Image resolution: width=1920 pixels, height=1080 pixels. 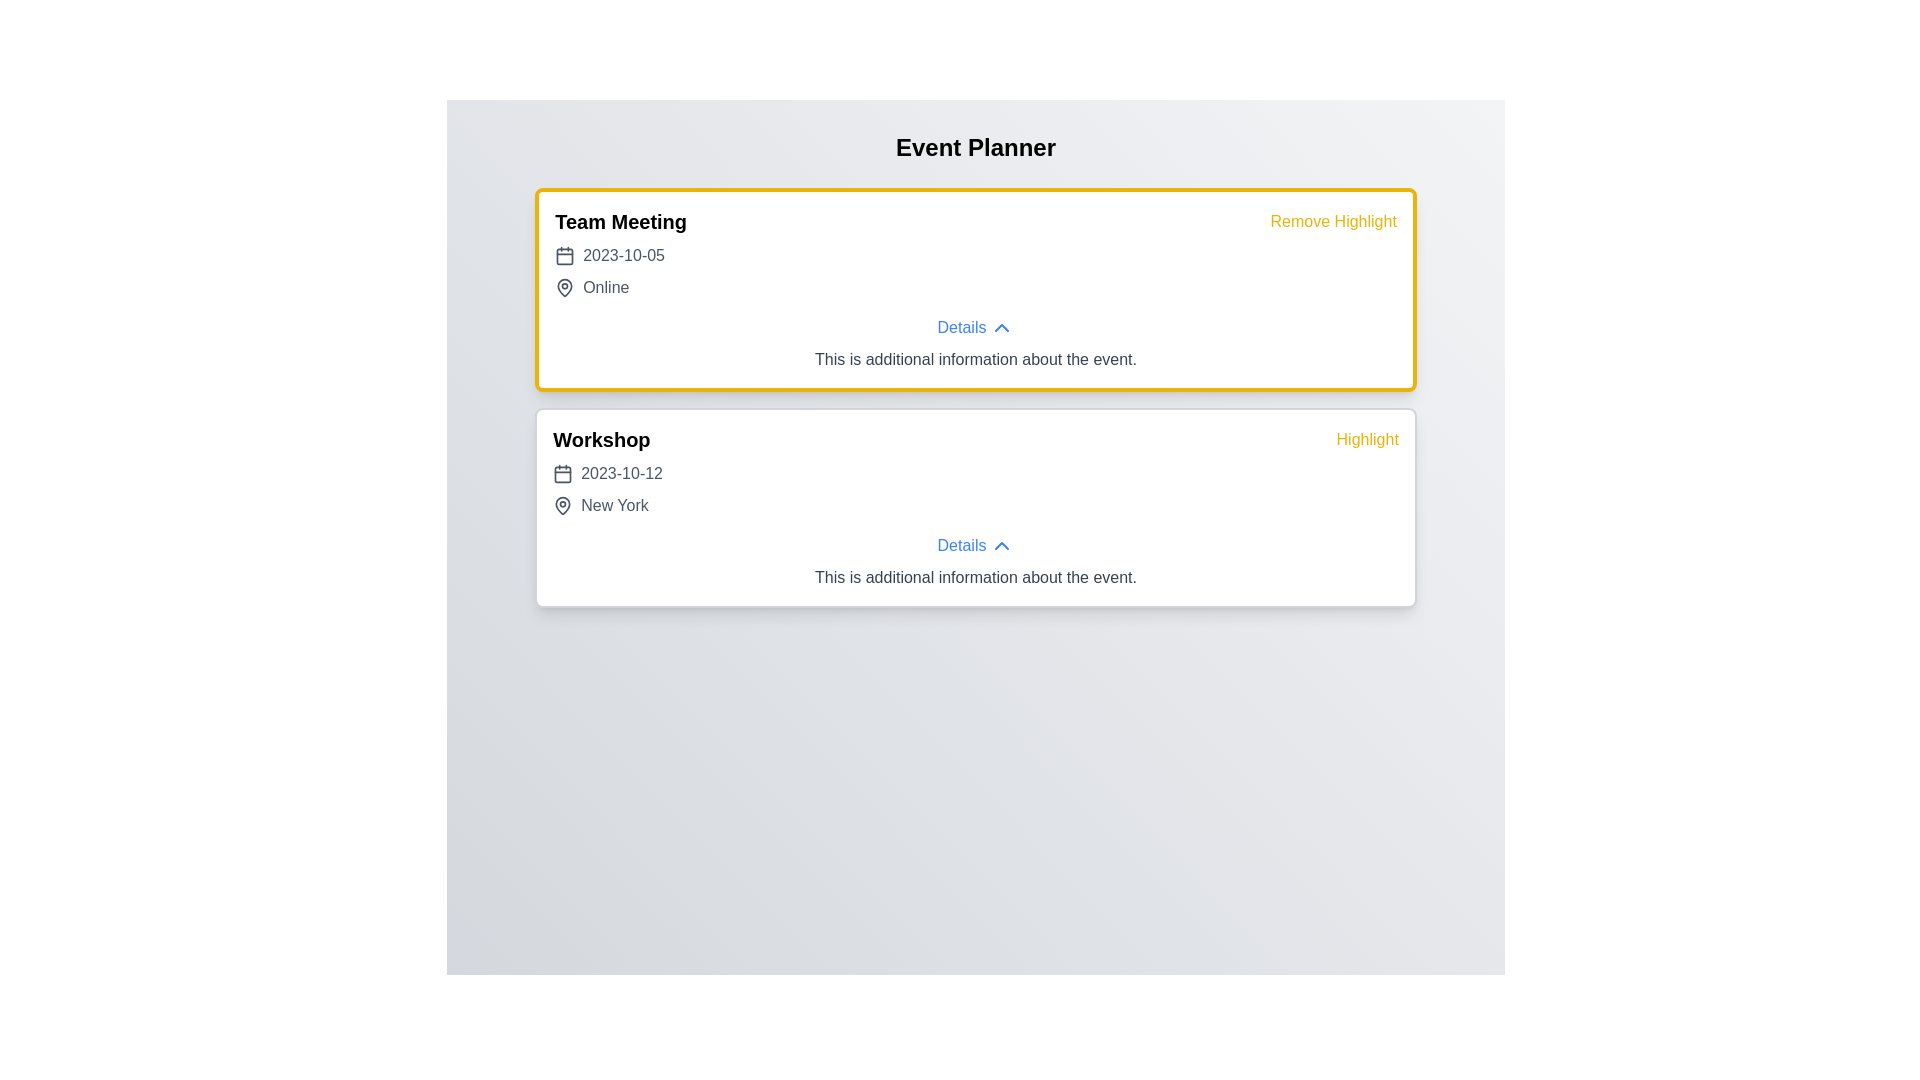 What do you see at coordinates (564, 255) in the screenshot?
I see `the decorative graphical background of the calendar icon, which is a square icon with rounded corners, positioned next to the '2023-10-05' text label under the 'Team Meeting' title in the first event card` at bounding box center [564, 255].